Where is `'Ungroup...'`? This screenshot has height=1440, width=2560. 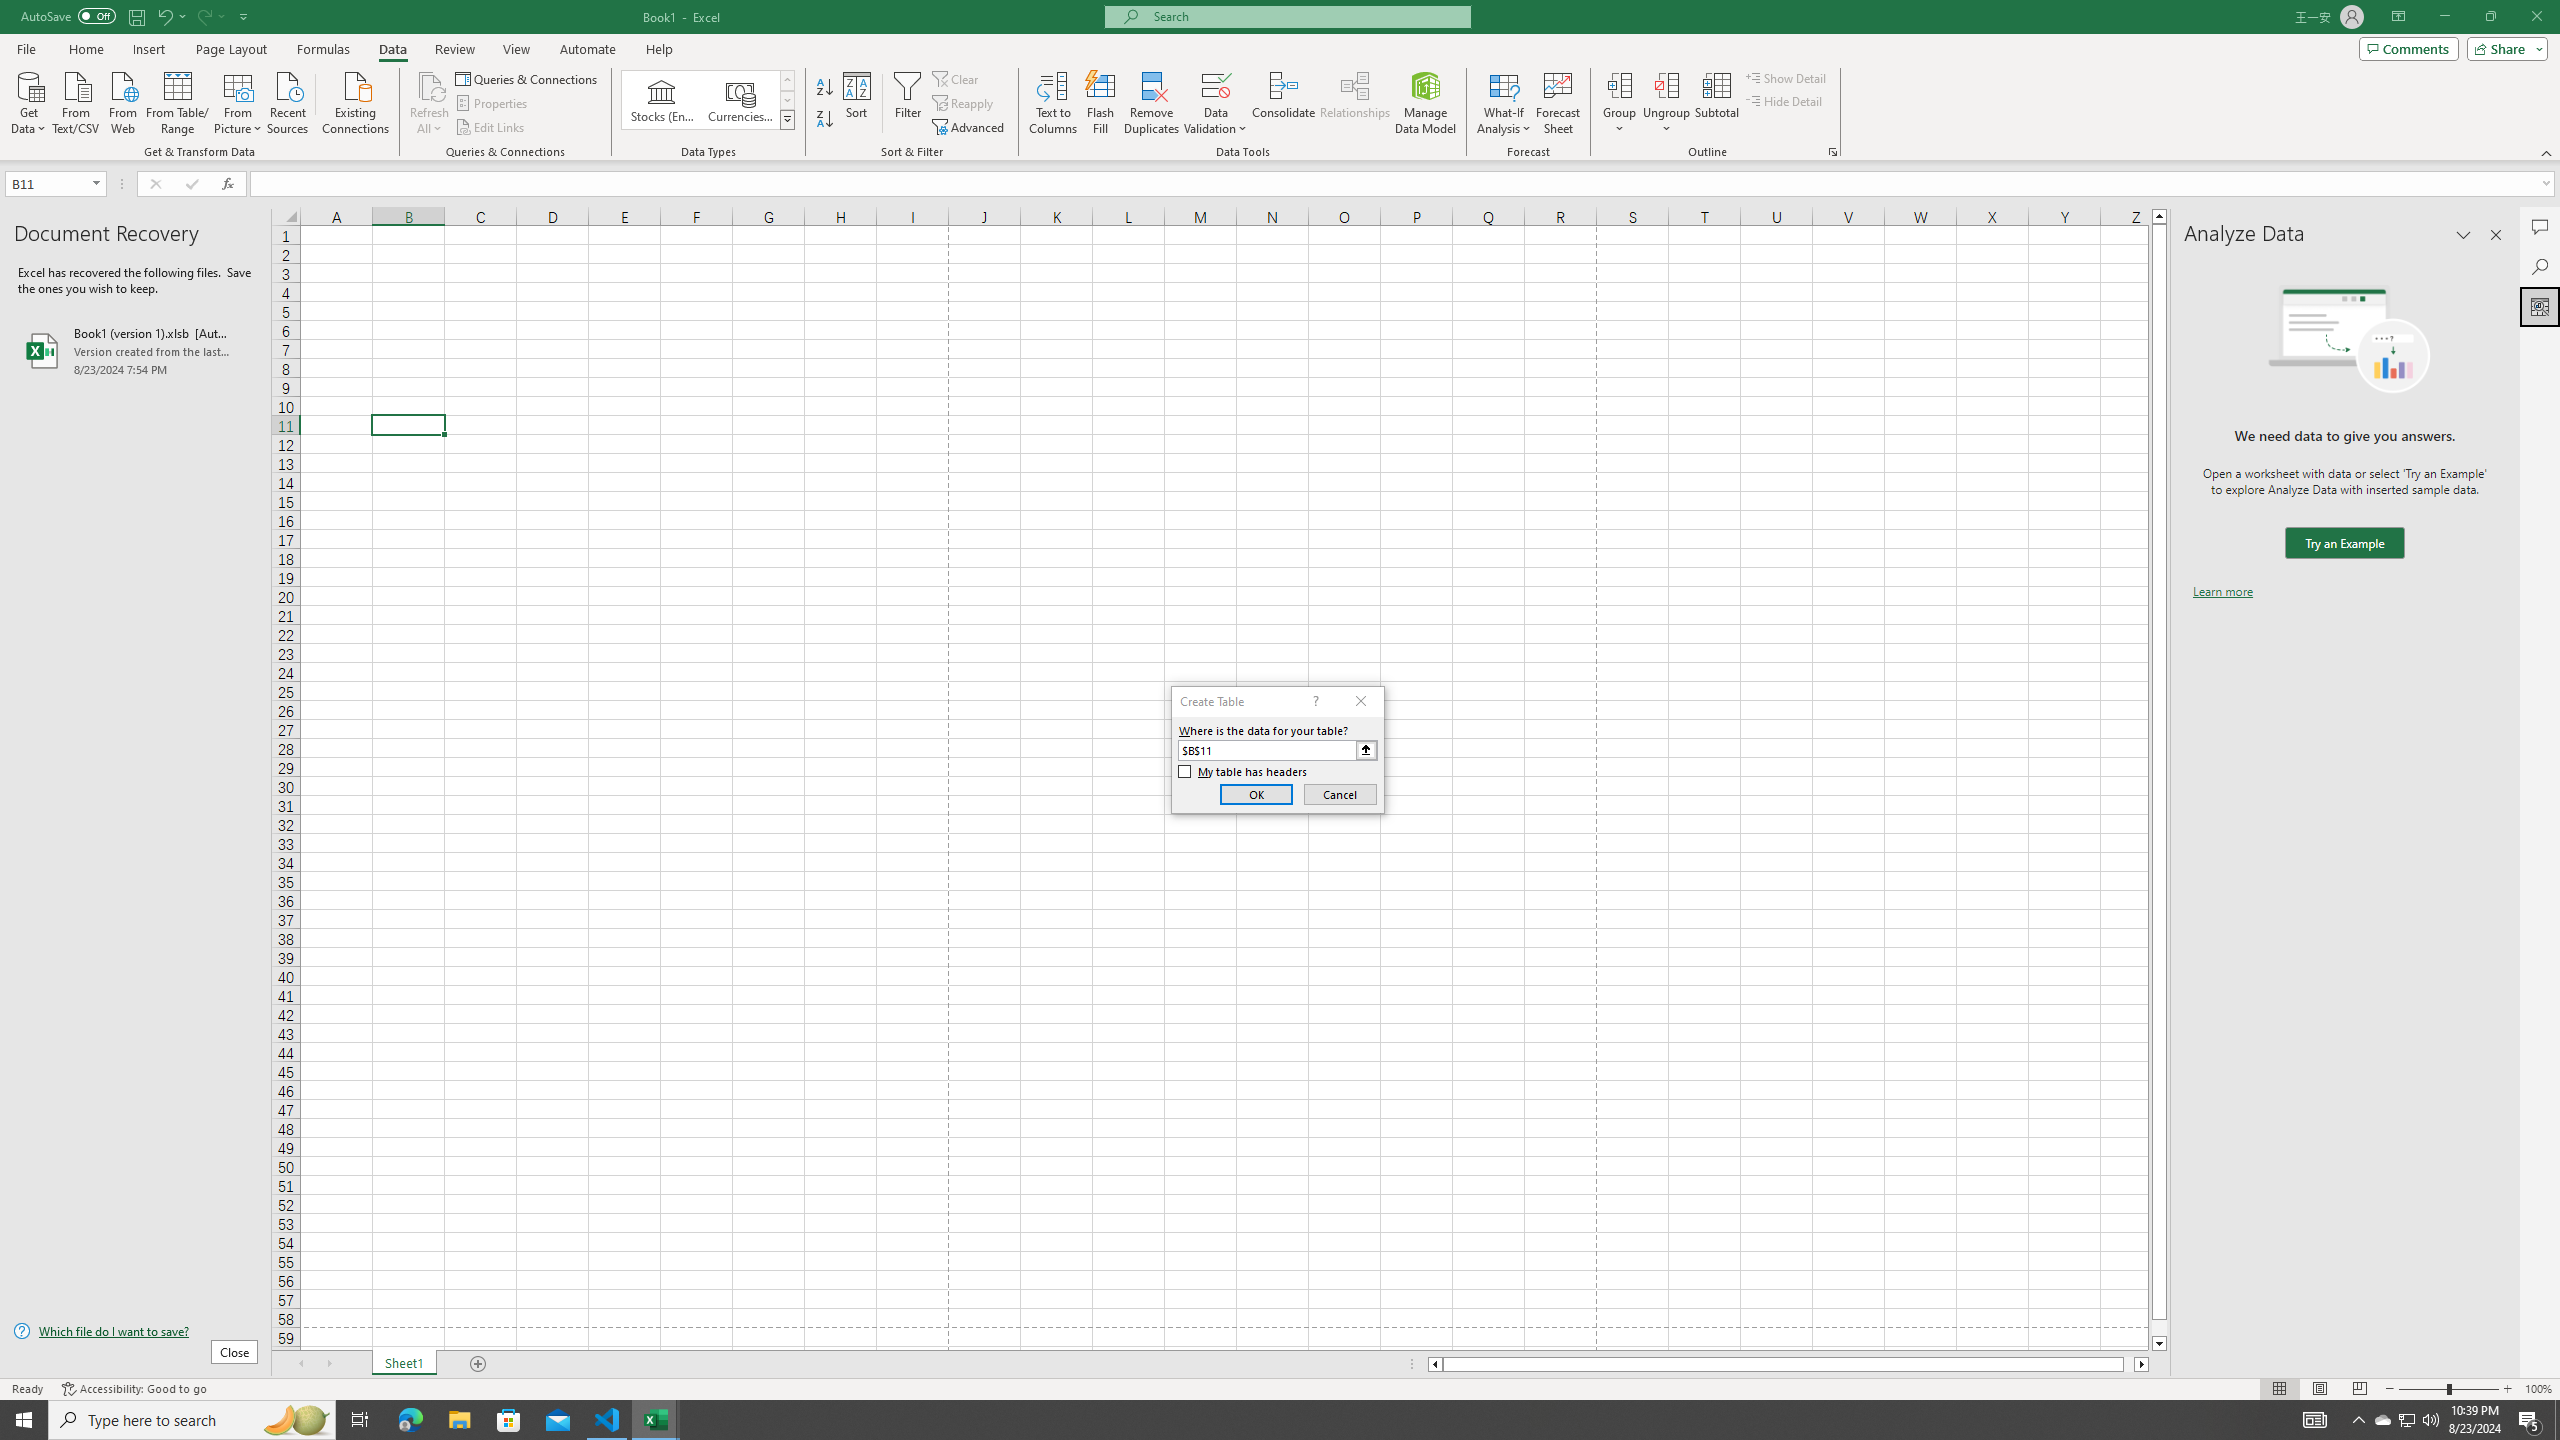 'Ungroup...' is located at coordinates (1666, 84).